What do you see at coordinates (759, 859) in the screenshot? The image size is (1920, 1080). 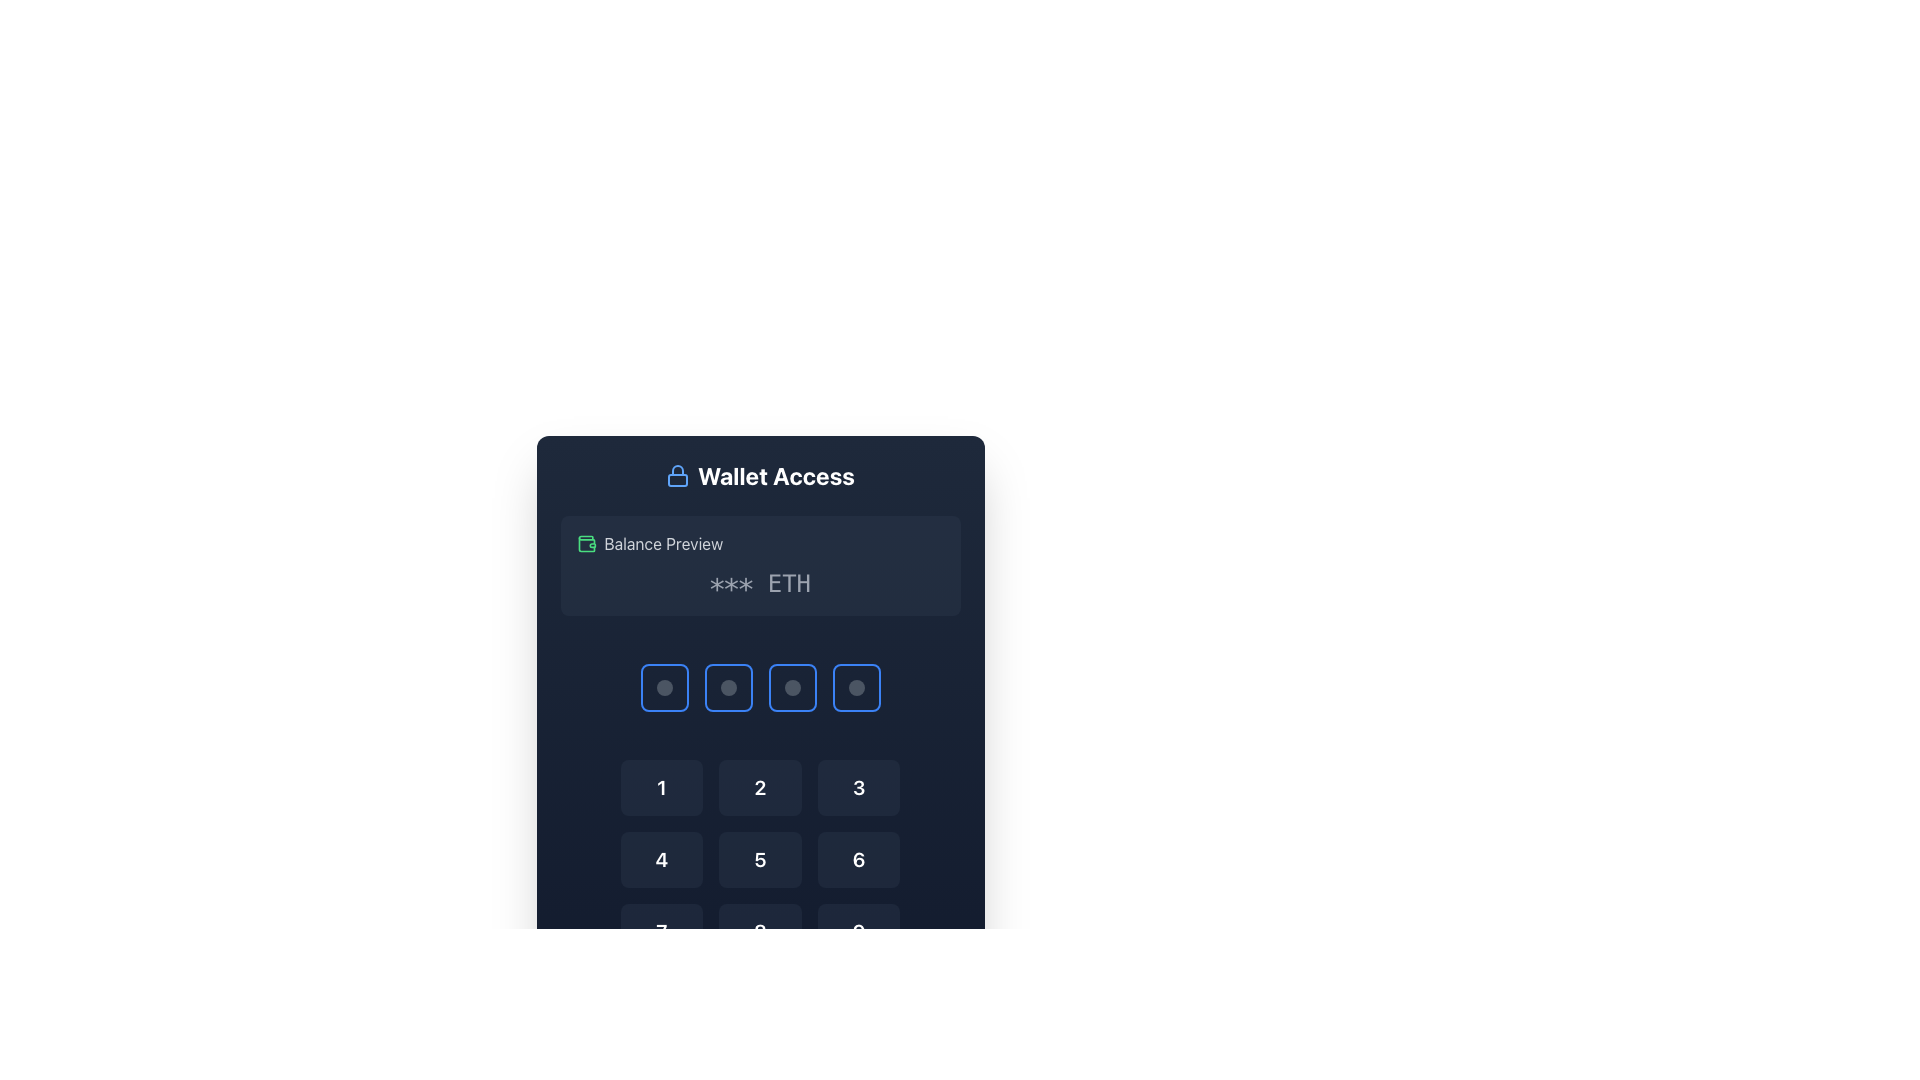 I see `the button labeled '5', which is a rectangular button with a dark blue background and white text, located in the second column of the second row of a grid layout` at bounding box center [759, 859].